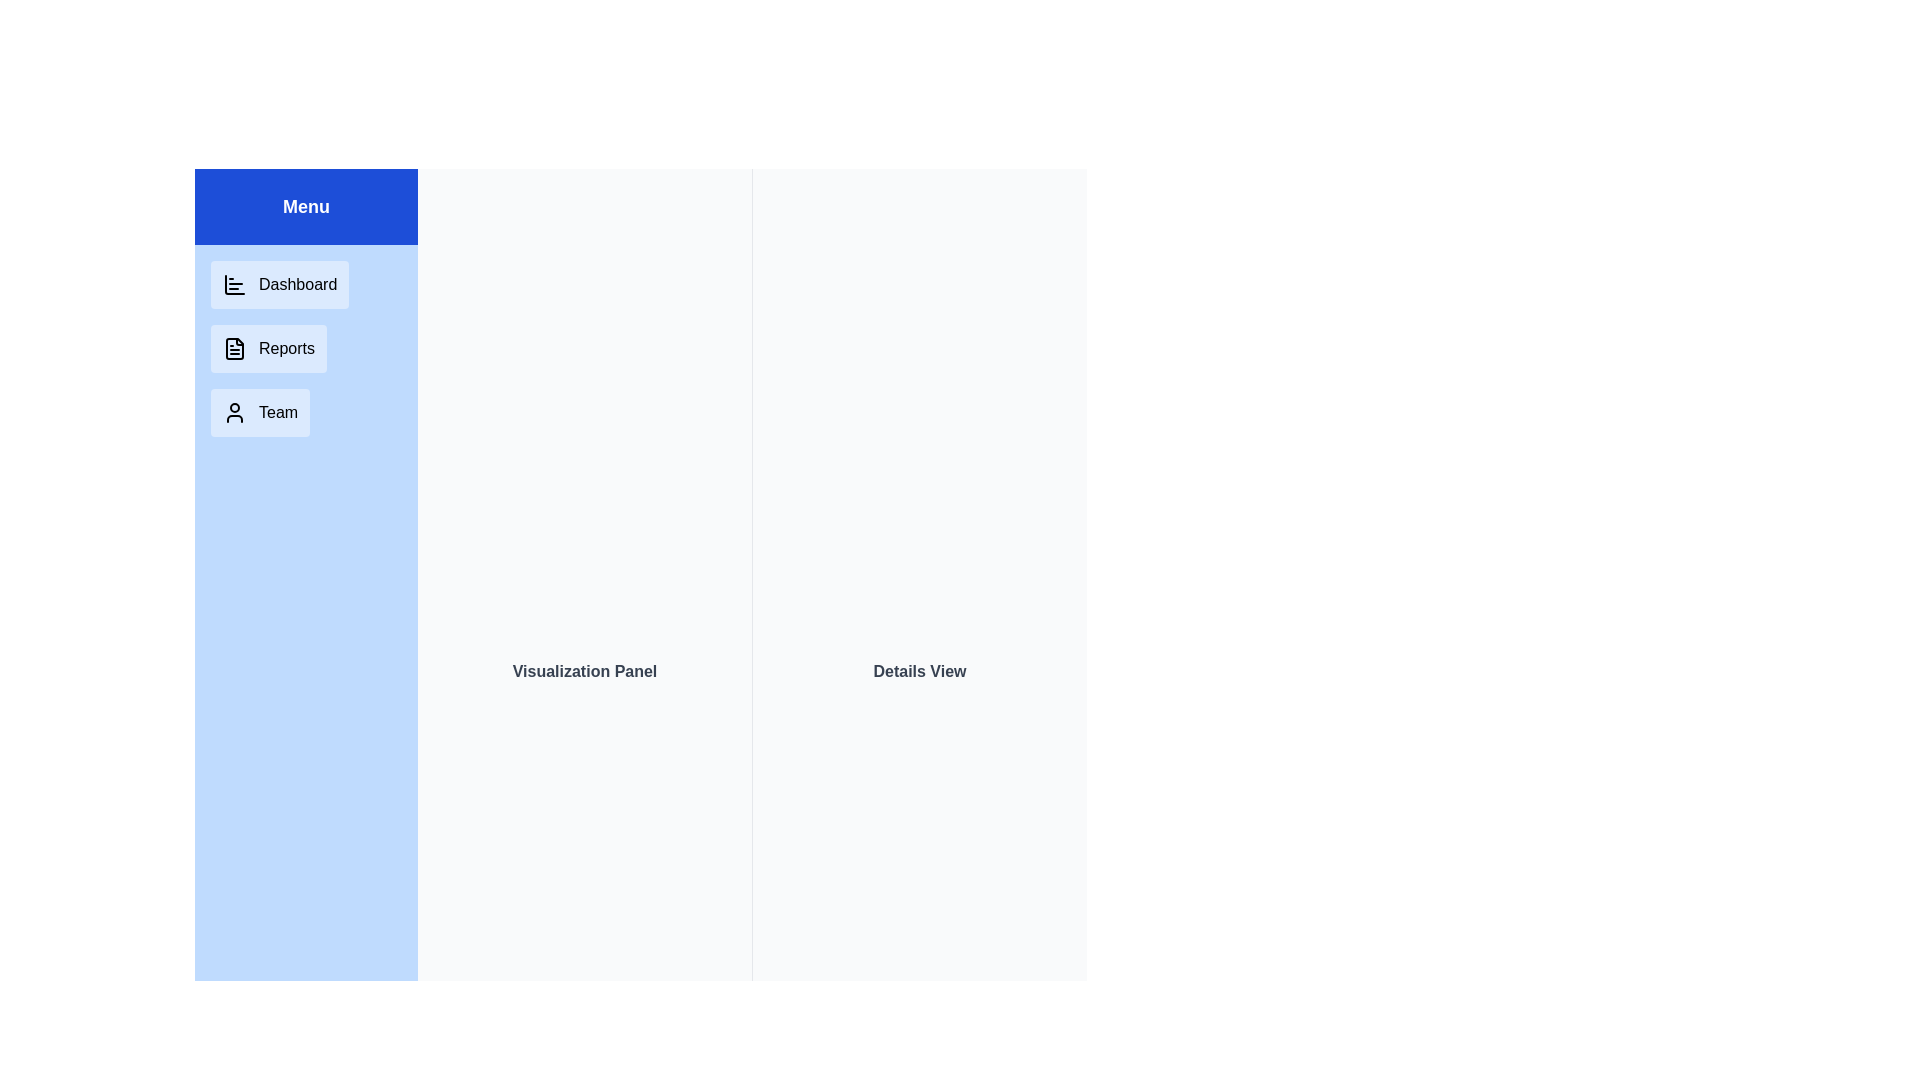 The width and height of the screenshot is (1920, 1080). I want to click on the 'Dashboard' navigation button located in the left-side sidebar, which is the first button in a vertical list below the 'Menu' header for visual feedback, so click(279, 285).